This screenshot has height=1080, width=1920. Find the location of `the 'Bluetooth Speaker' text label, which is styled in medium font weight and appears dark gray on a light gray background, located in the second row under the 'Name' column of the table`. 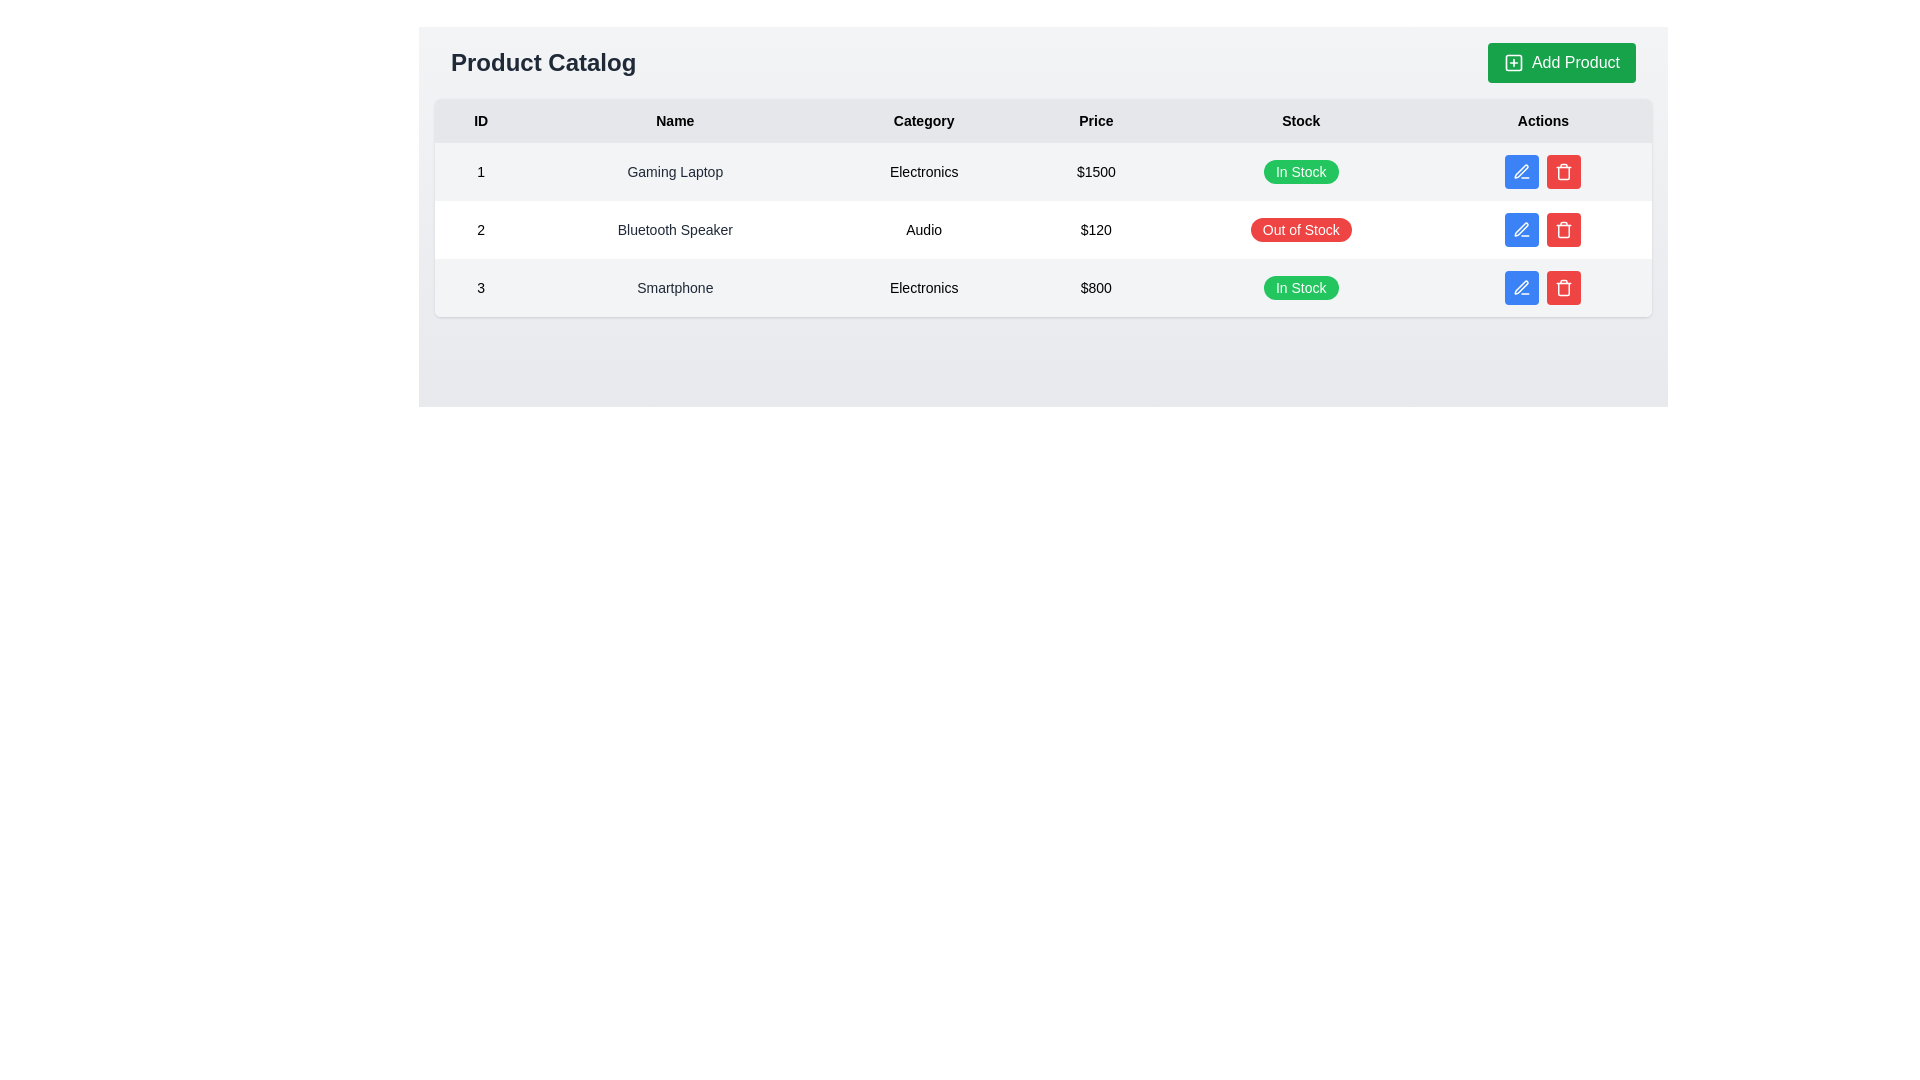

the 'Bluetooth Speaker' text label, which is styled in medium font weight and appears dark gray on a light gray background, located in the second row under the 'Name' column of the table is located at coordinates (675, 229).